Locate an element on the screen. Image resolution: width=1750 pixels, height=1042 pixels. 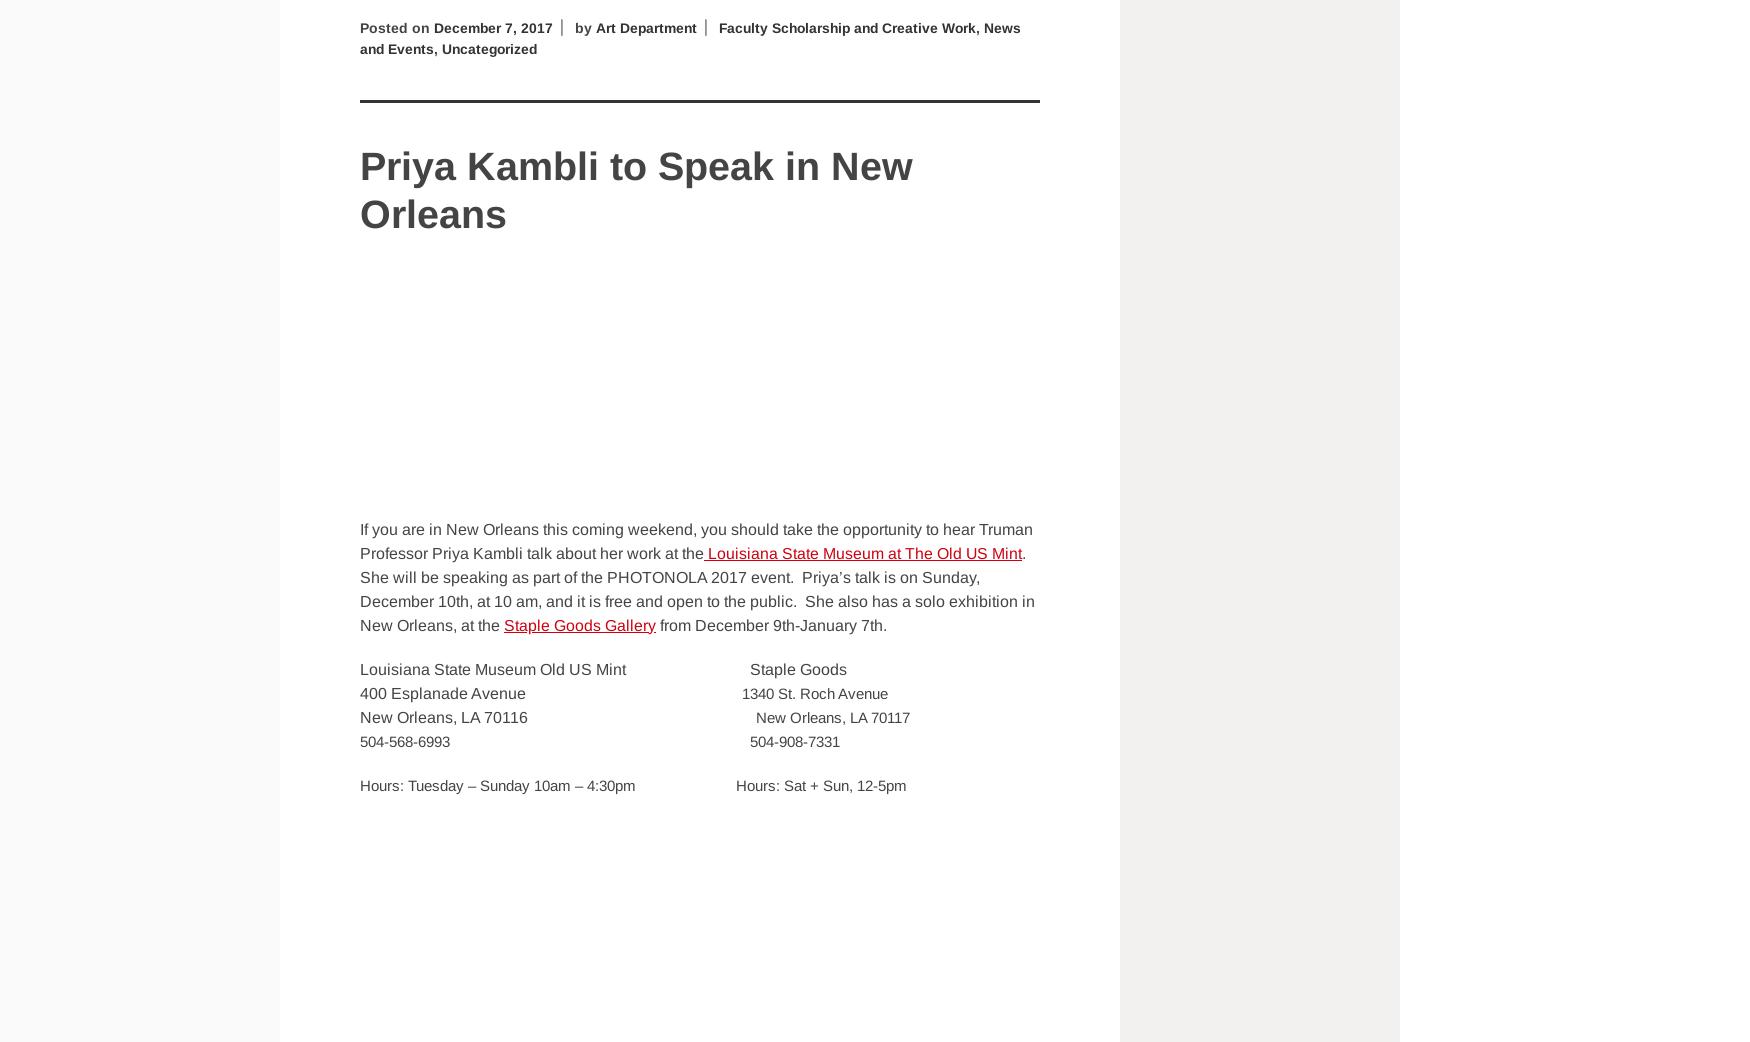
'by' is located at coordinates (583, 25).